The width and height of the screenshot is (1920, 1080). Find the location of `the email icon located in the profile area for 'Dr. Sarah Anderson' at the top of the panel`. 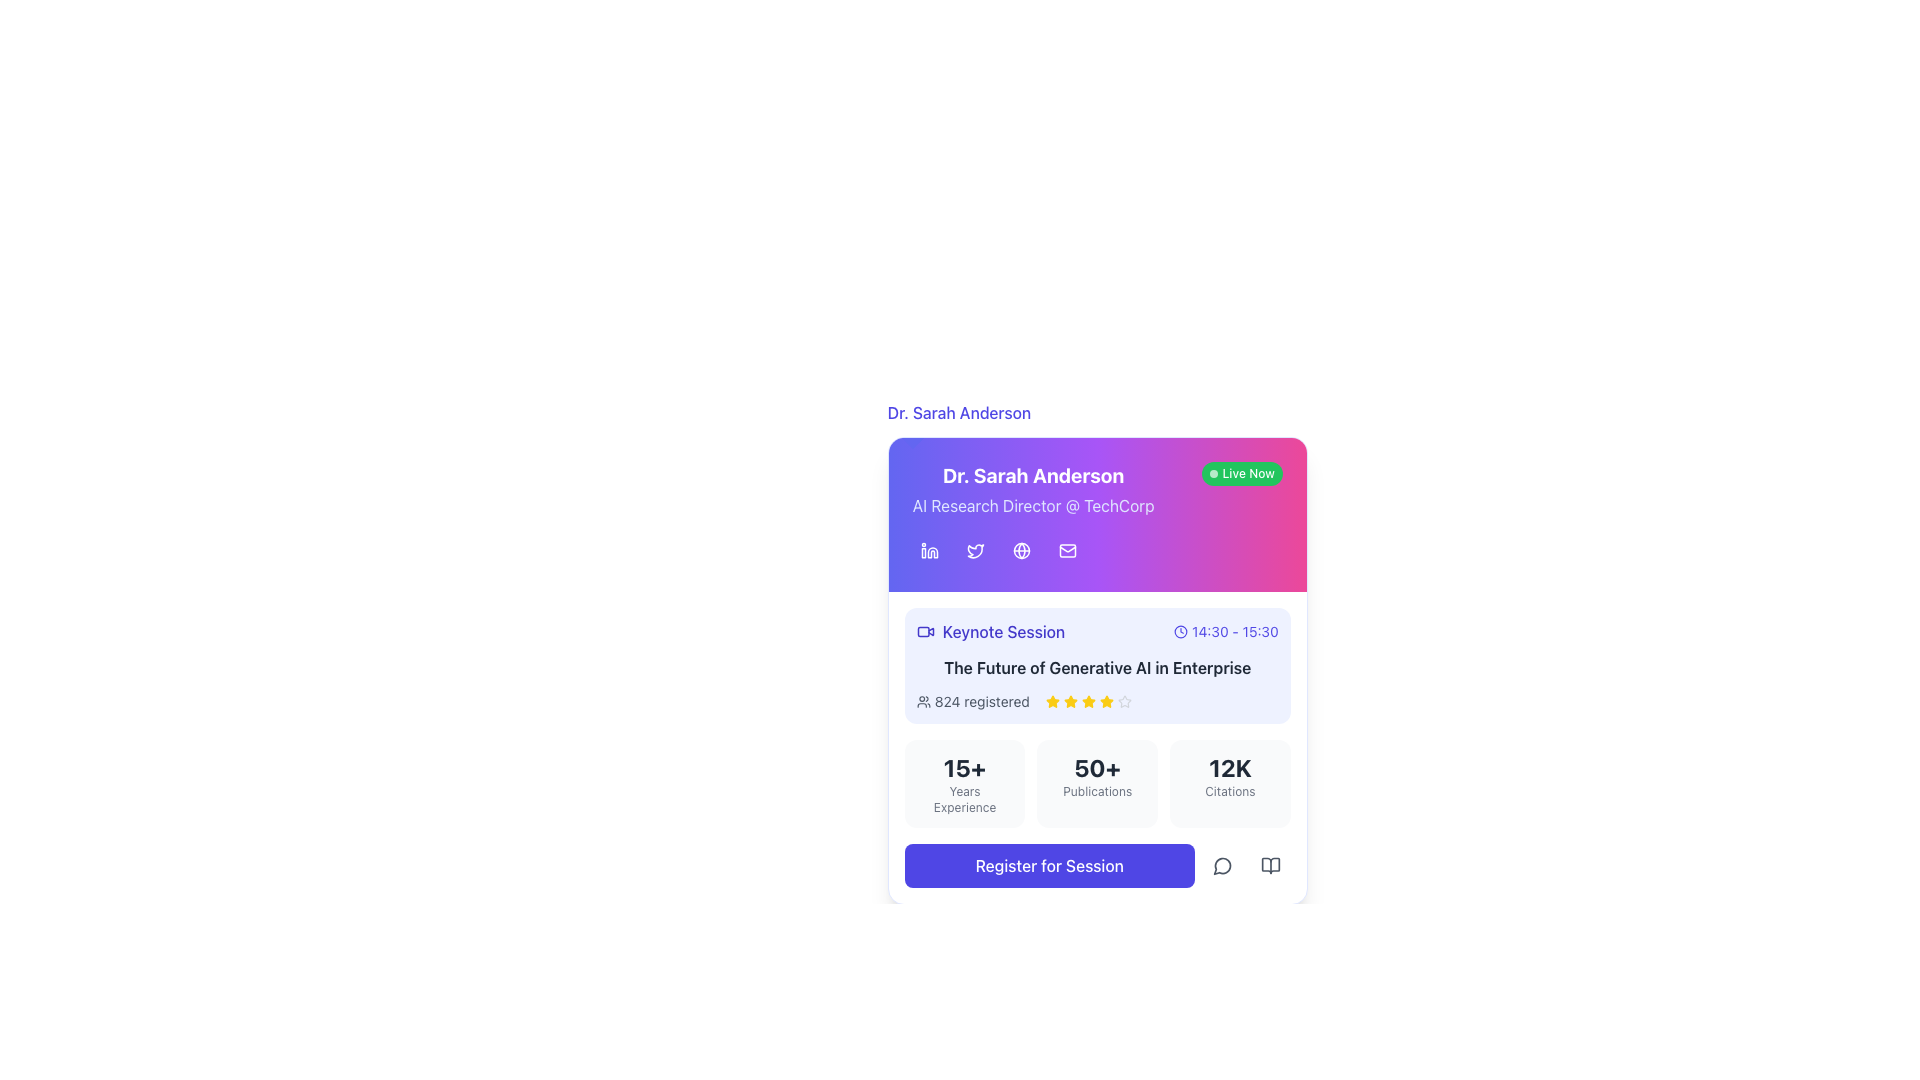

the email icon located in the profile area for 'Dr. Sarah Anderson' at the top of the panel is located at coordinates (1096, 514).